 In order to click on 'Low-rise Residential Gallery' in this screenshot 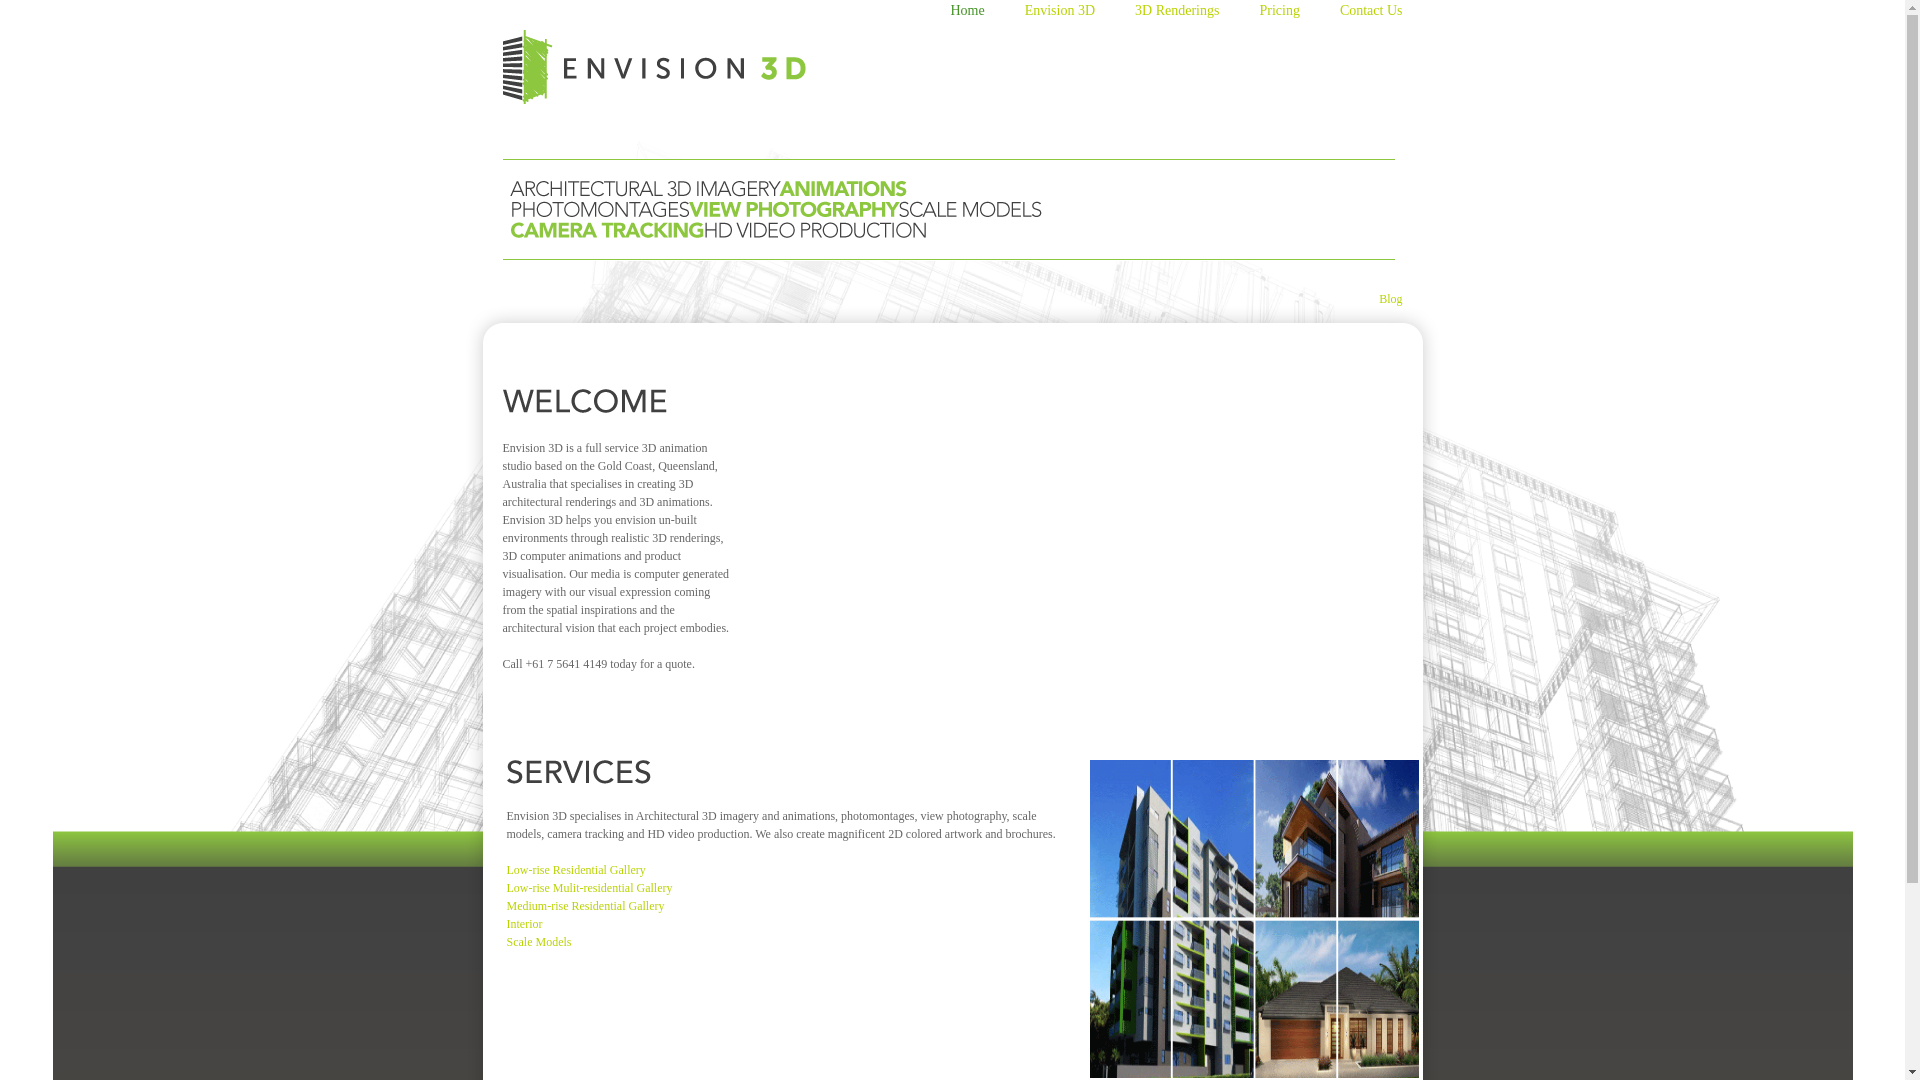, I will do `click(574, 869)`.